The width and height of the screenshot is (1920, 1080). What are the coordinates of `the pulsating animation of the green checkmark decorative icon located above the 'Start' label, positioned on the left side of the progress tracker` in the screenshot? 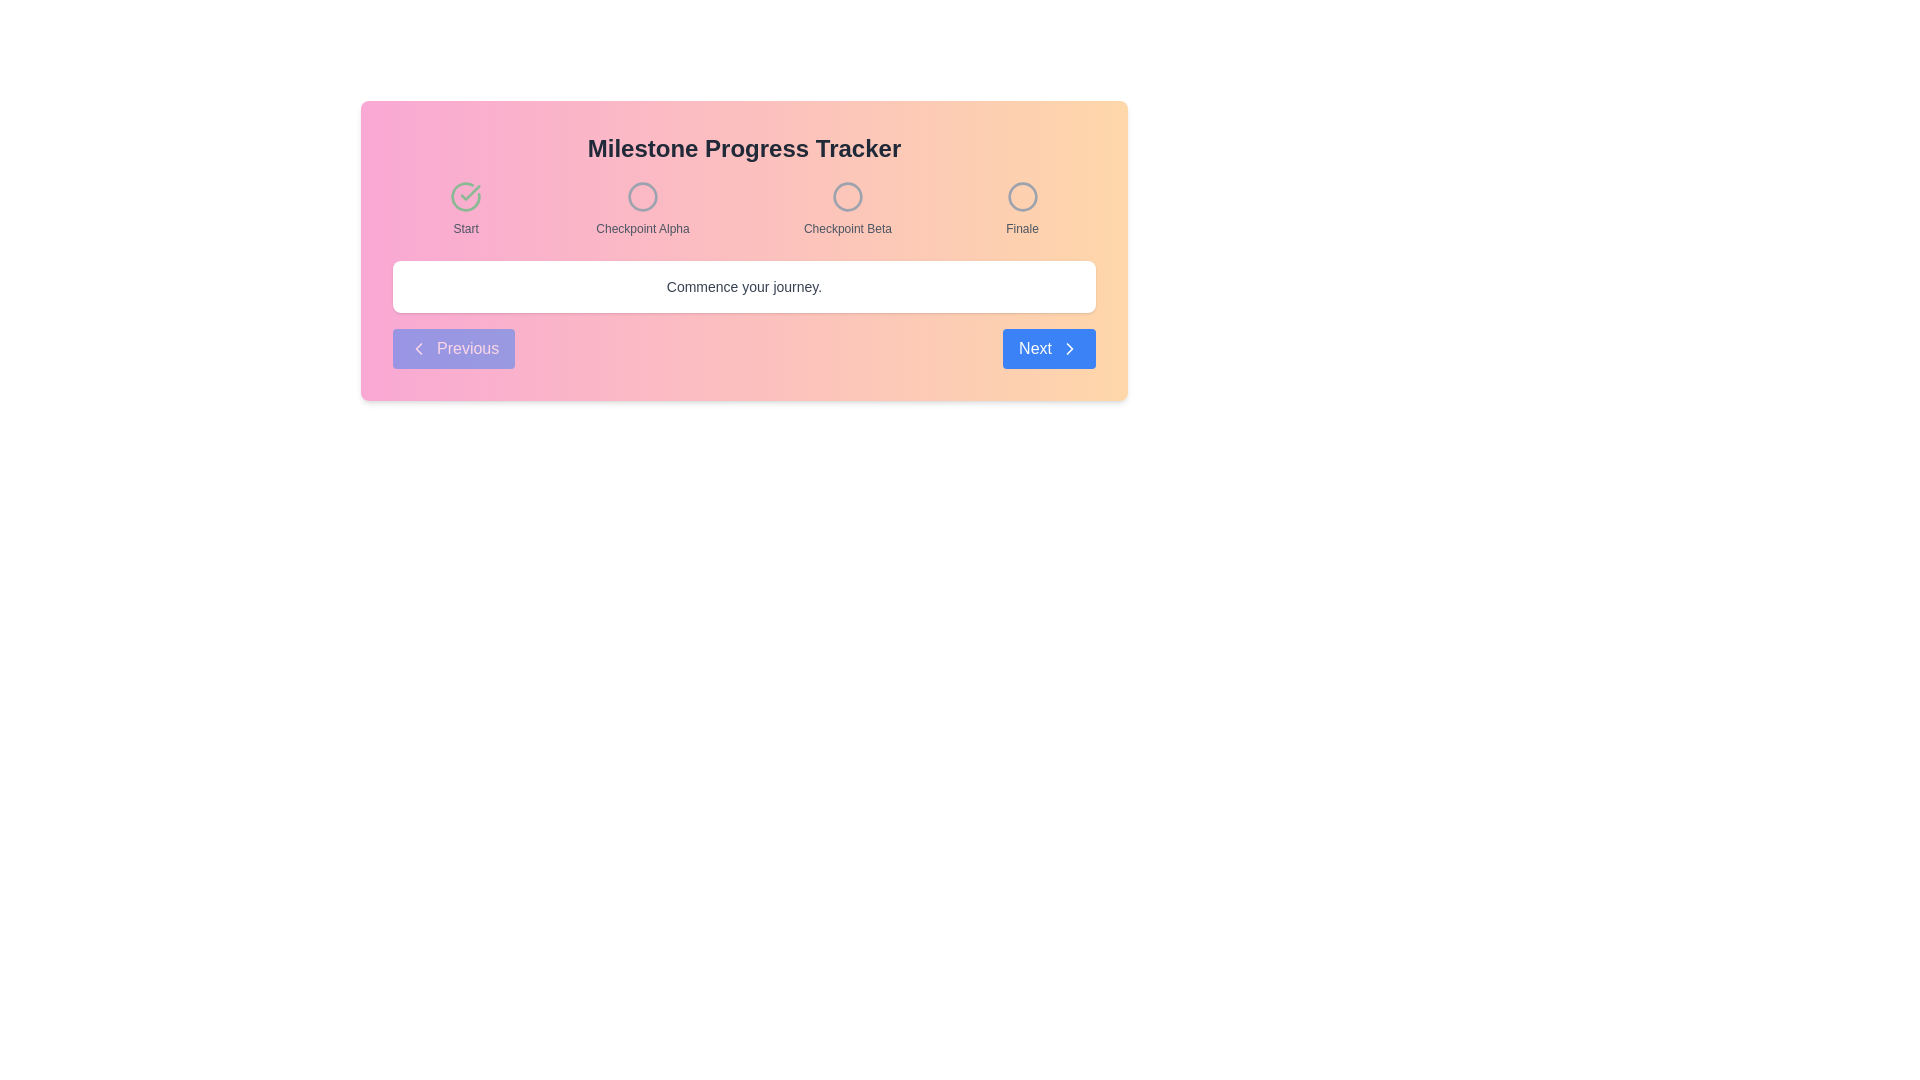 It's located at (465, 208).